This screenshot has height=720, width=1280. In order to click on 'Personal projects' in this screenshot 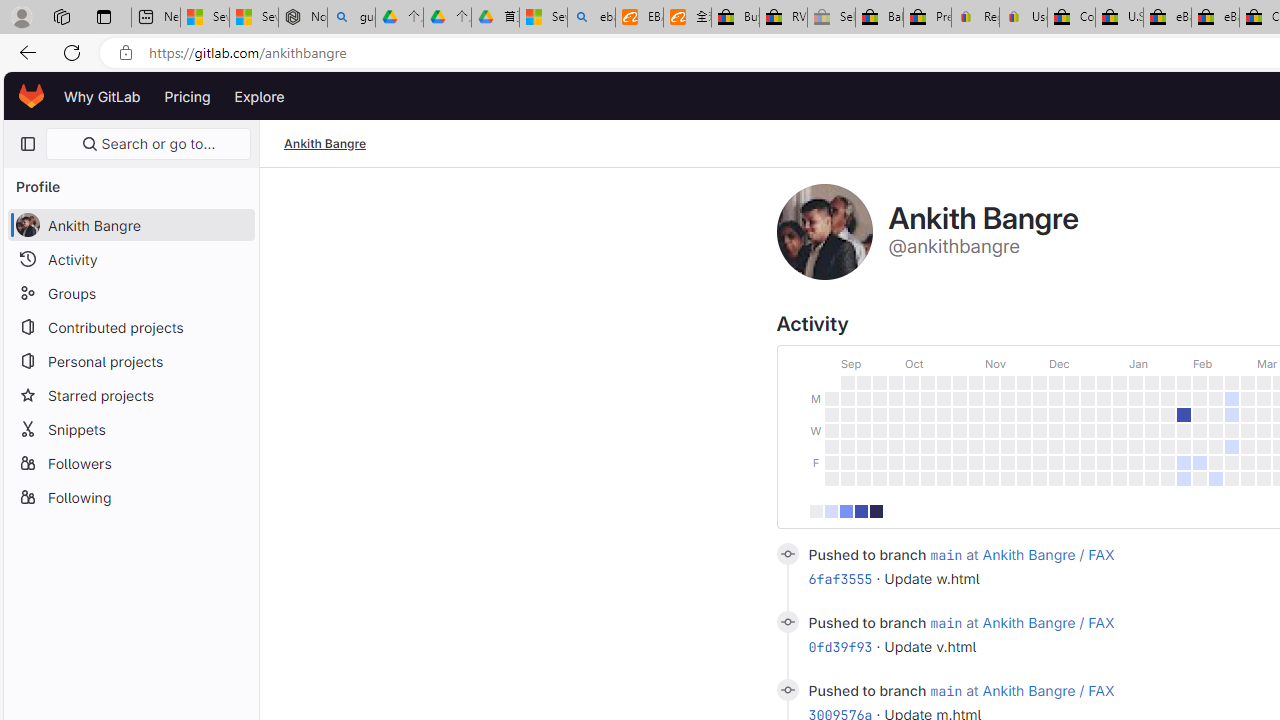, I will do `click(130, 361)`.